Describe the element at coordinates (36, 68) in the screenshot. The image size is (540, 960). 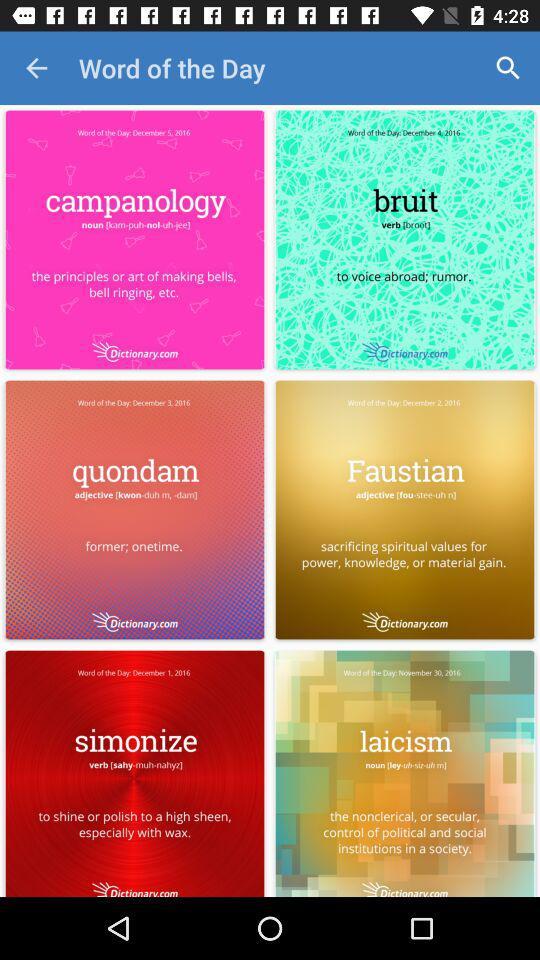
I see `icon next to the word of the` at that location.